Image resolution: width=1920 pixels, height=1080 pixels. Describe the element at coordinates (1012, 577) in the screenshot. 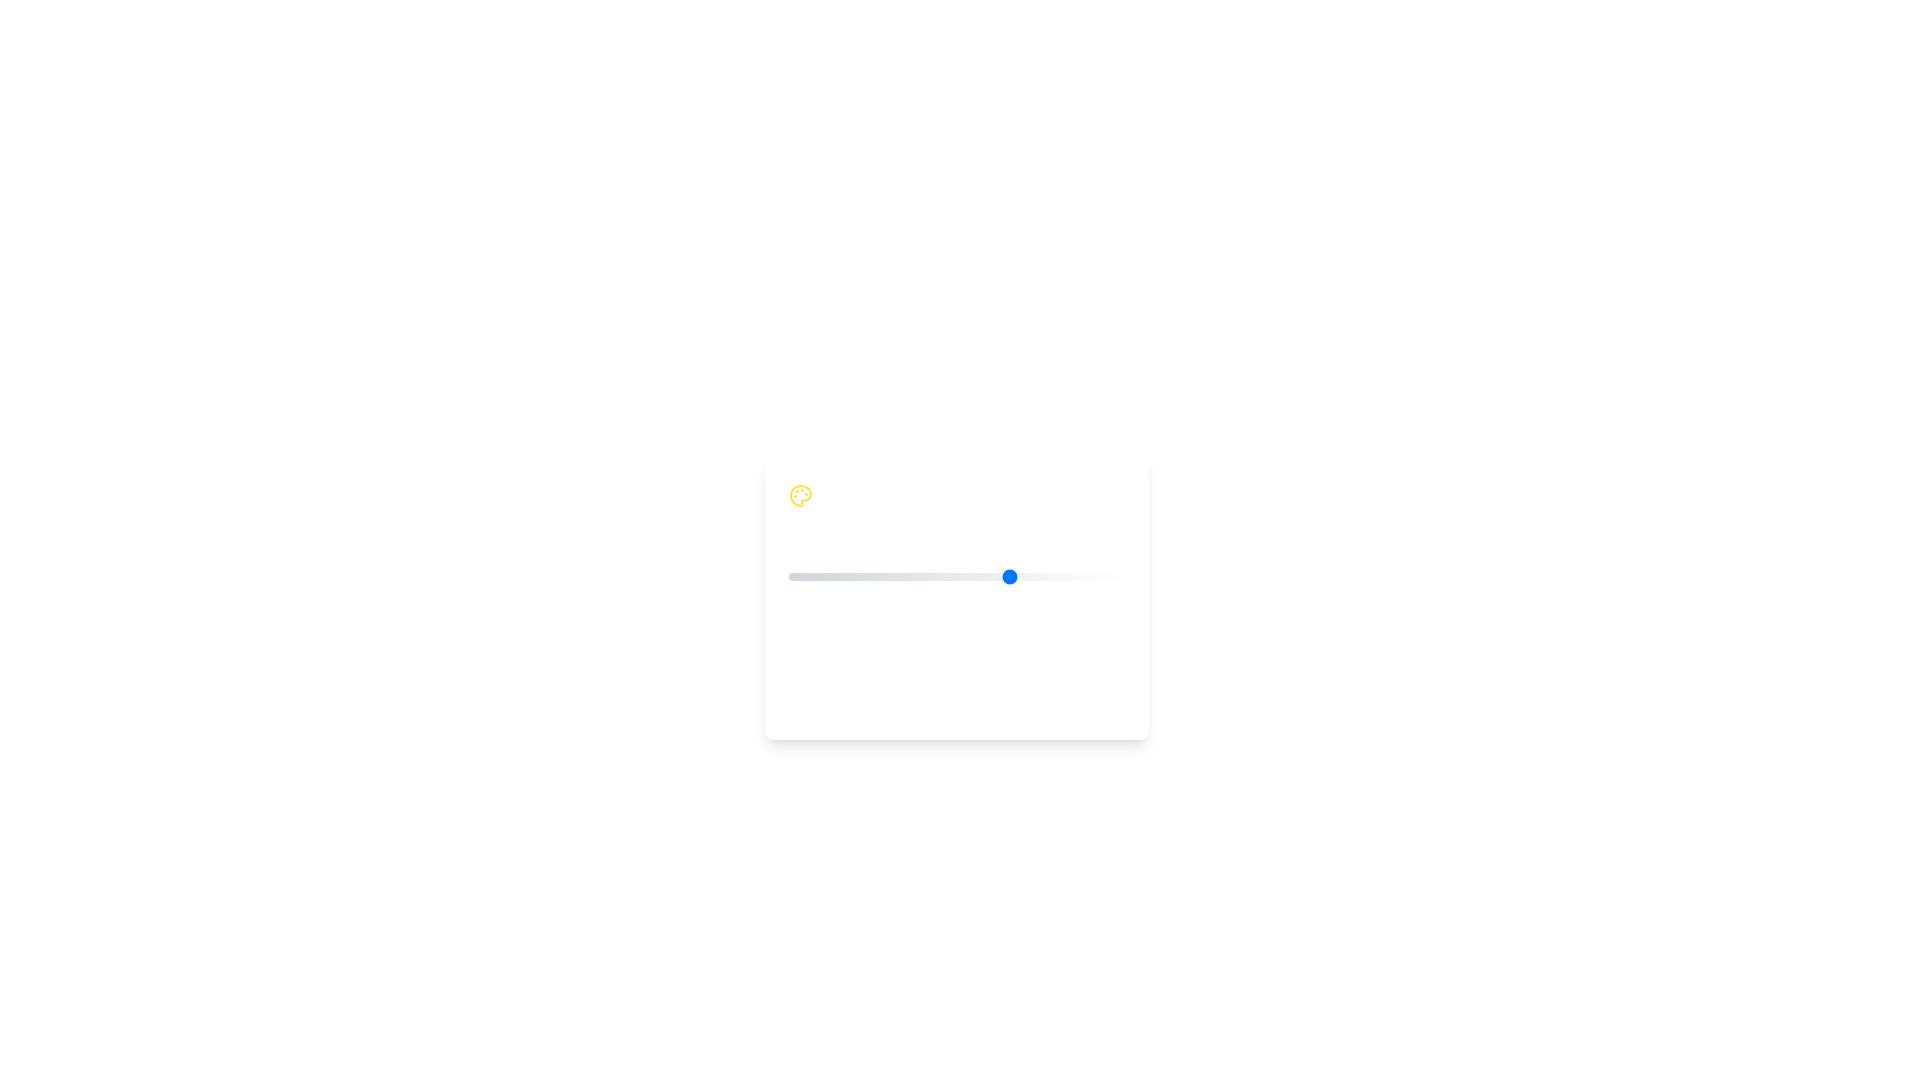

I see `the mood slider to set the mood value to 3` at that location.